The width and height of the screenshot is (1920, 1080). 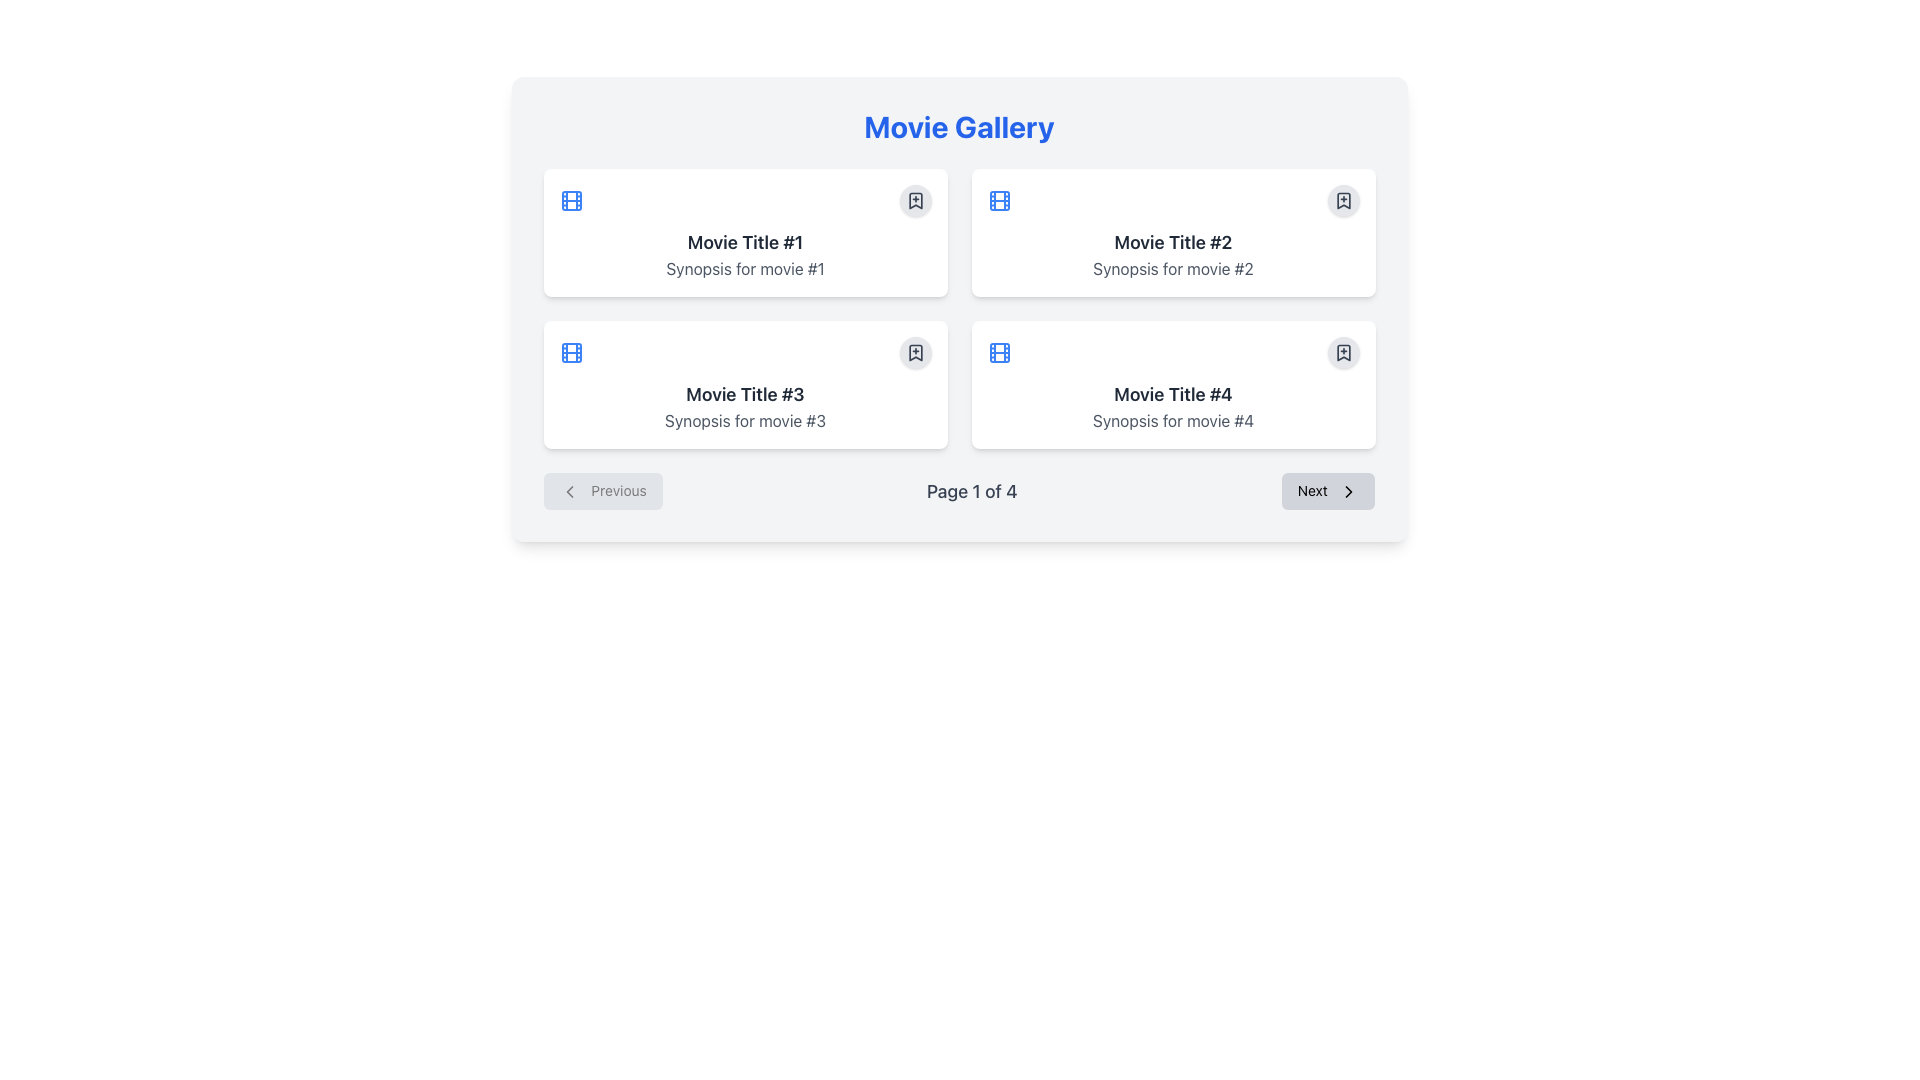 I want to click on text from the Text Label displaying 'Movie Title #4' located in the lower-right card of the grid layout, positioned above the synopsis text, so click(x=1173, y=394).